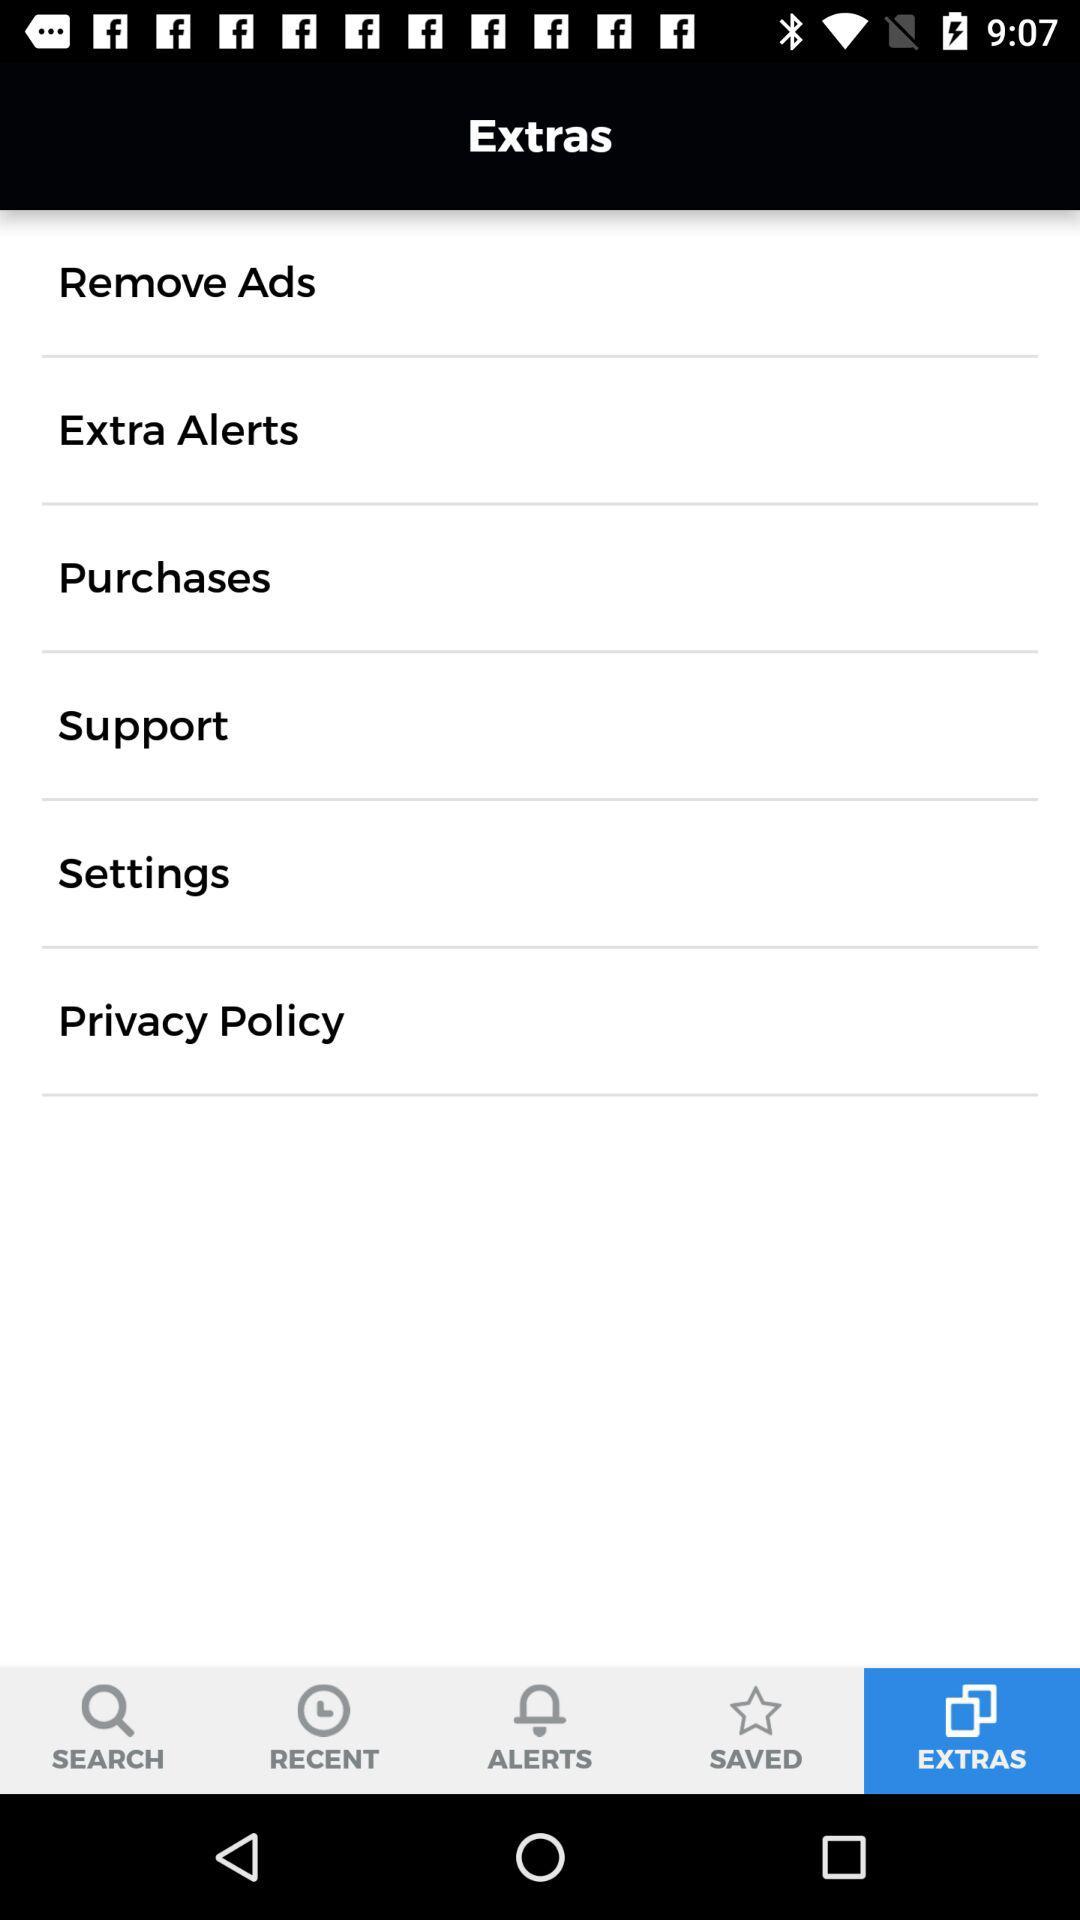  I want to click on icon below the remove ads, so click(177, 429).